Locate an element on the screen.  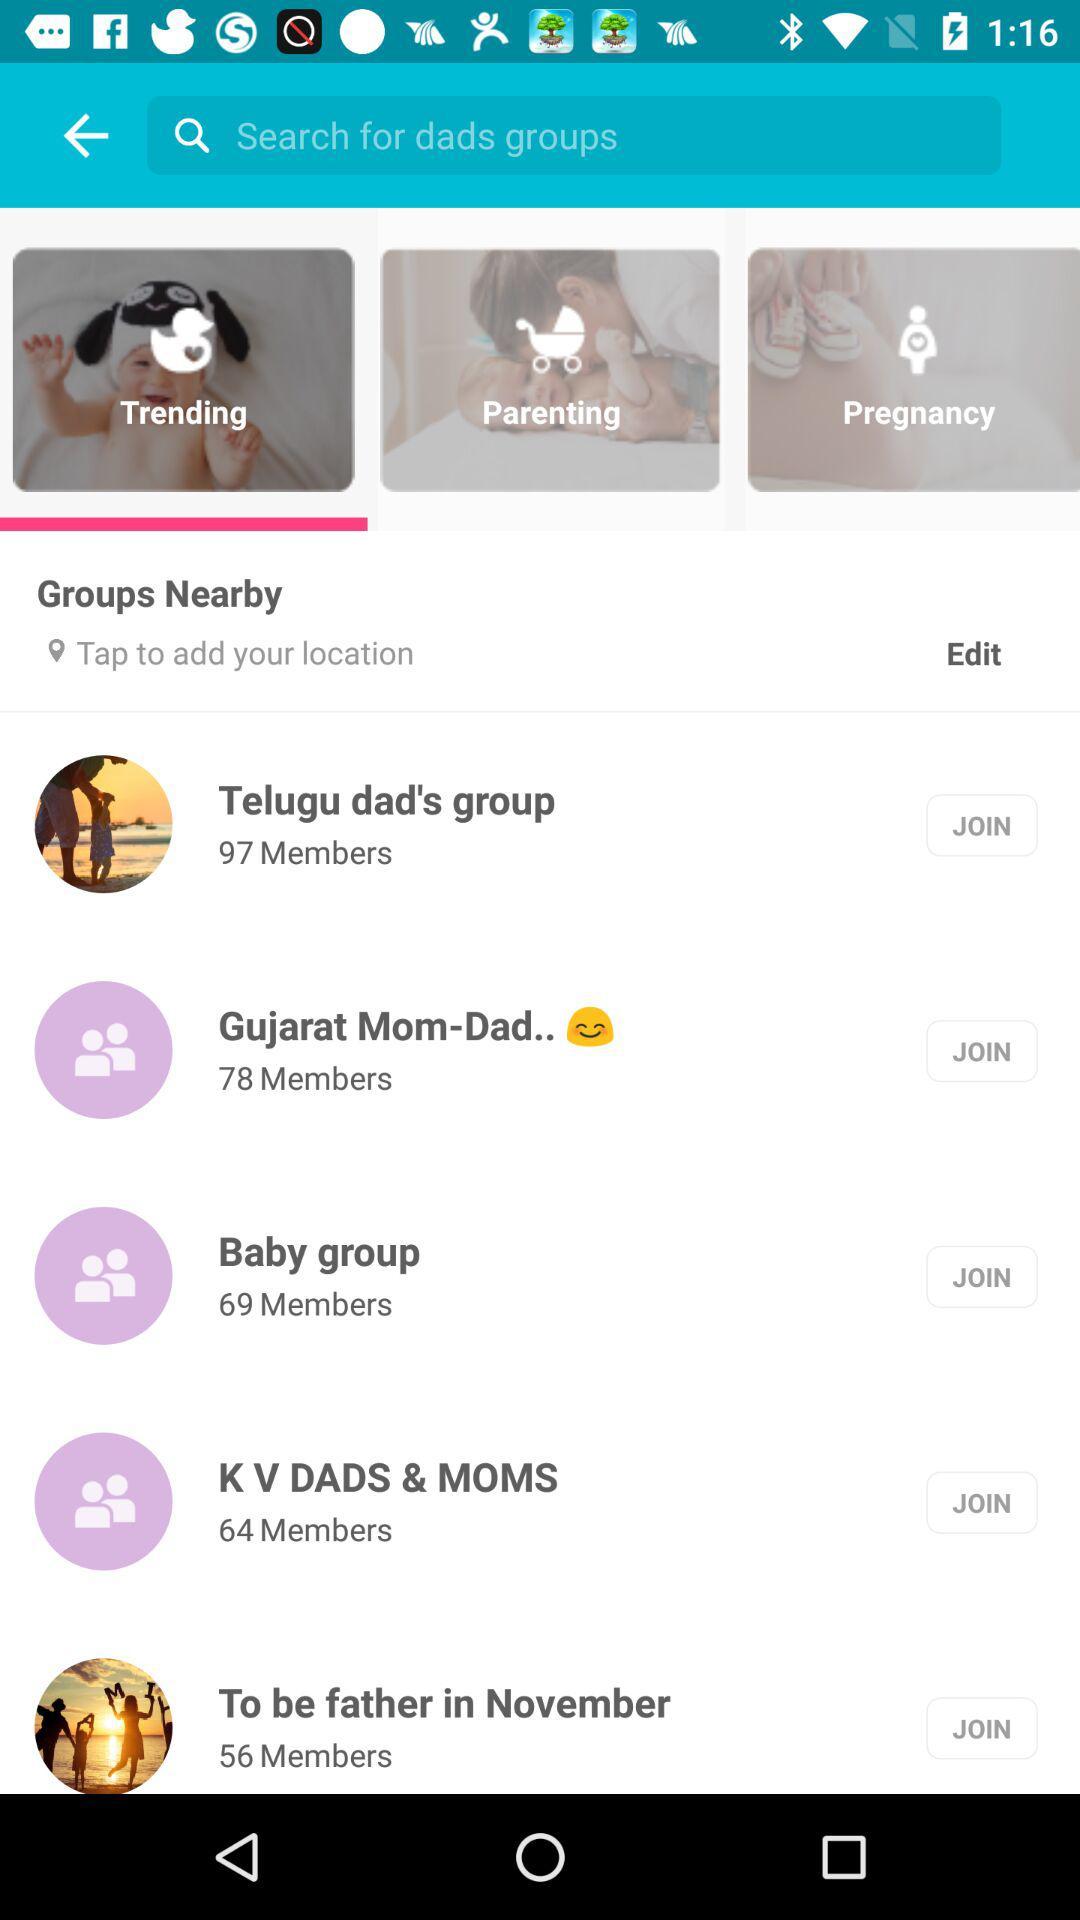
search is located at coordinates (186, 134).